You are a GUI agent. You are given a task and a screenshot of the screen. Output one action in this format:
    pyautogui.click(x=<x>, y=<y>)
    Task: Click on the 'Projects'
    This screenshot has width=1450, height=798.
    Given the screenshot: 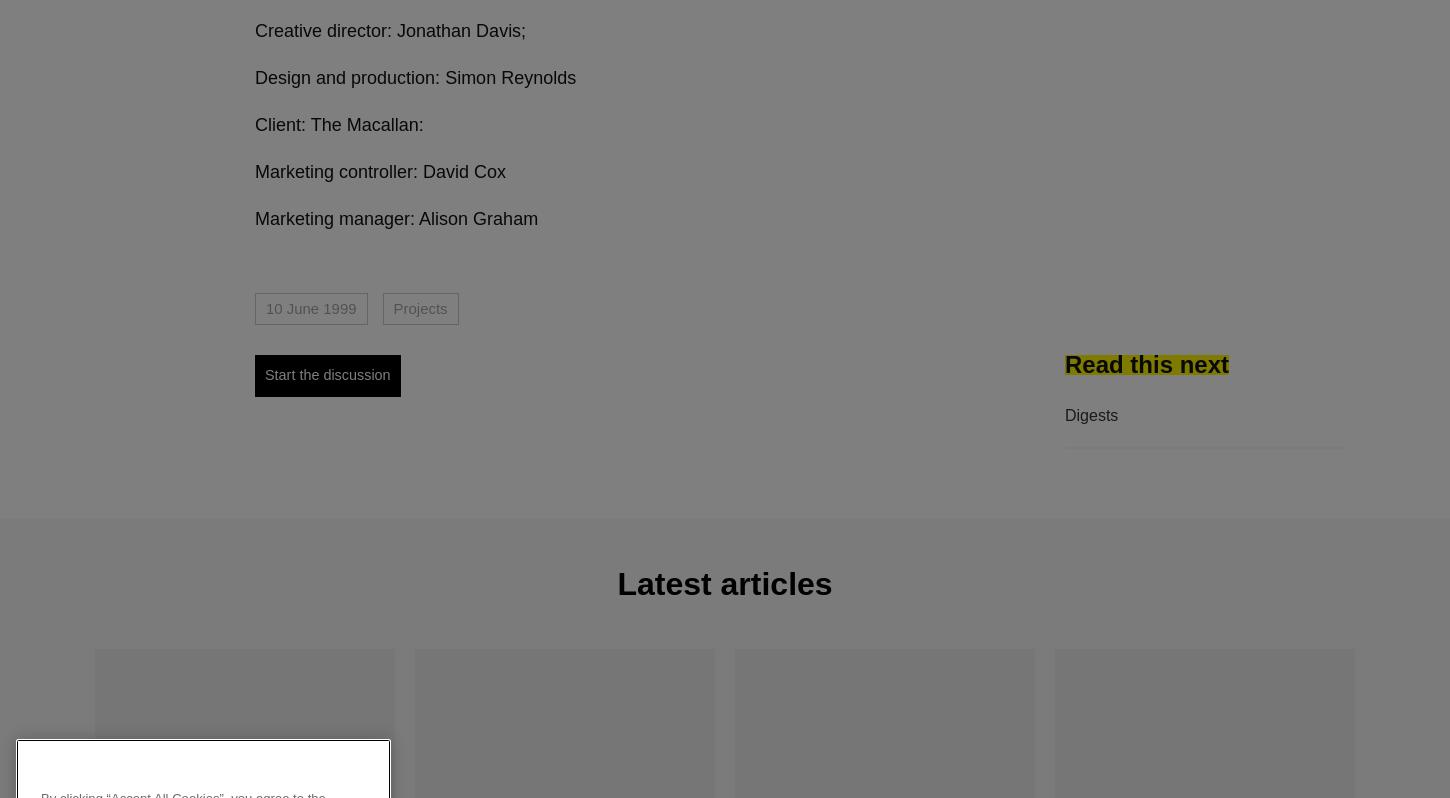 What is the action you would take?
    pyautogui.click(x=419, y=307)
    